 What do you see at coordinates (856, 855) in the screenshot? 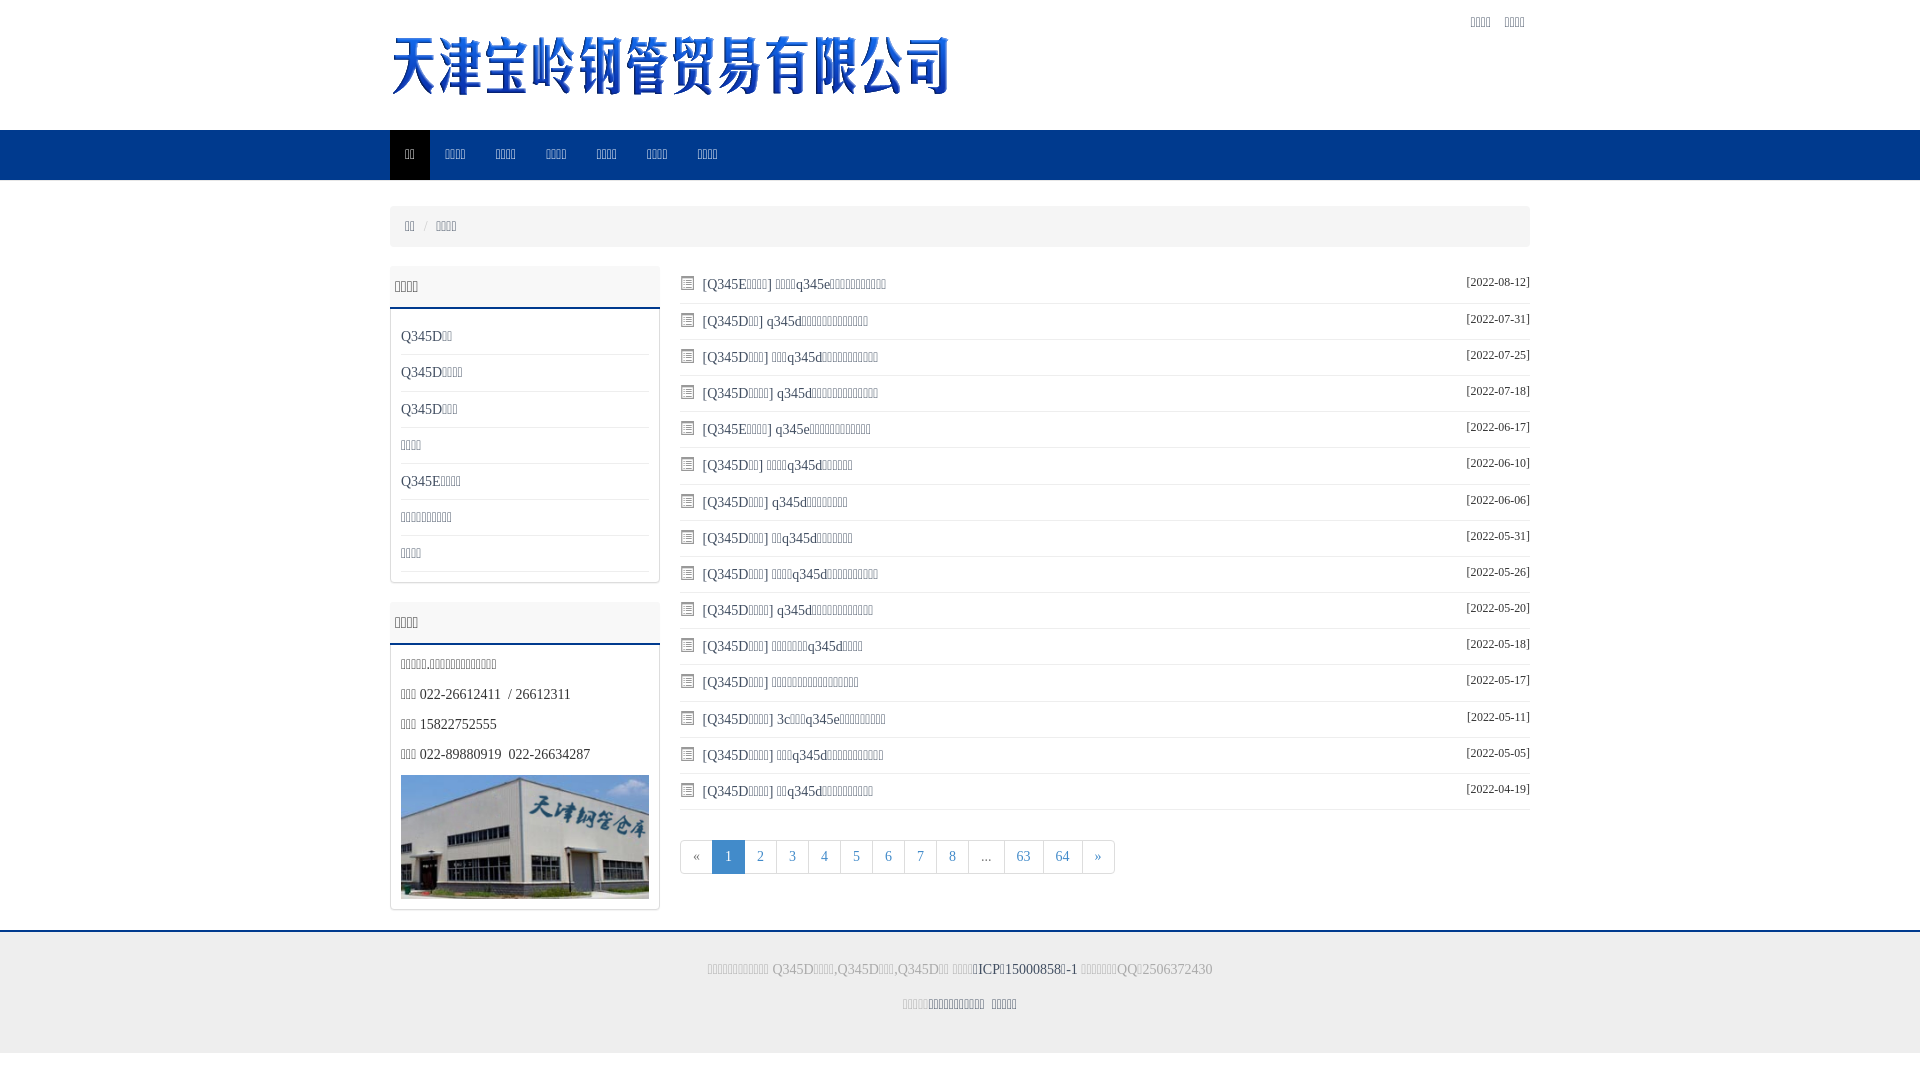
I see `'5'` at bounding box center [856, 855].